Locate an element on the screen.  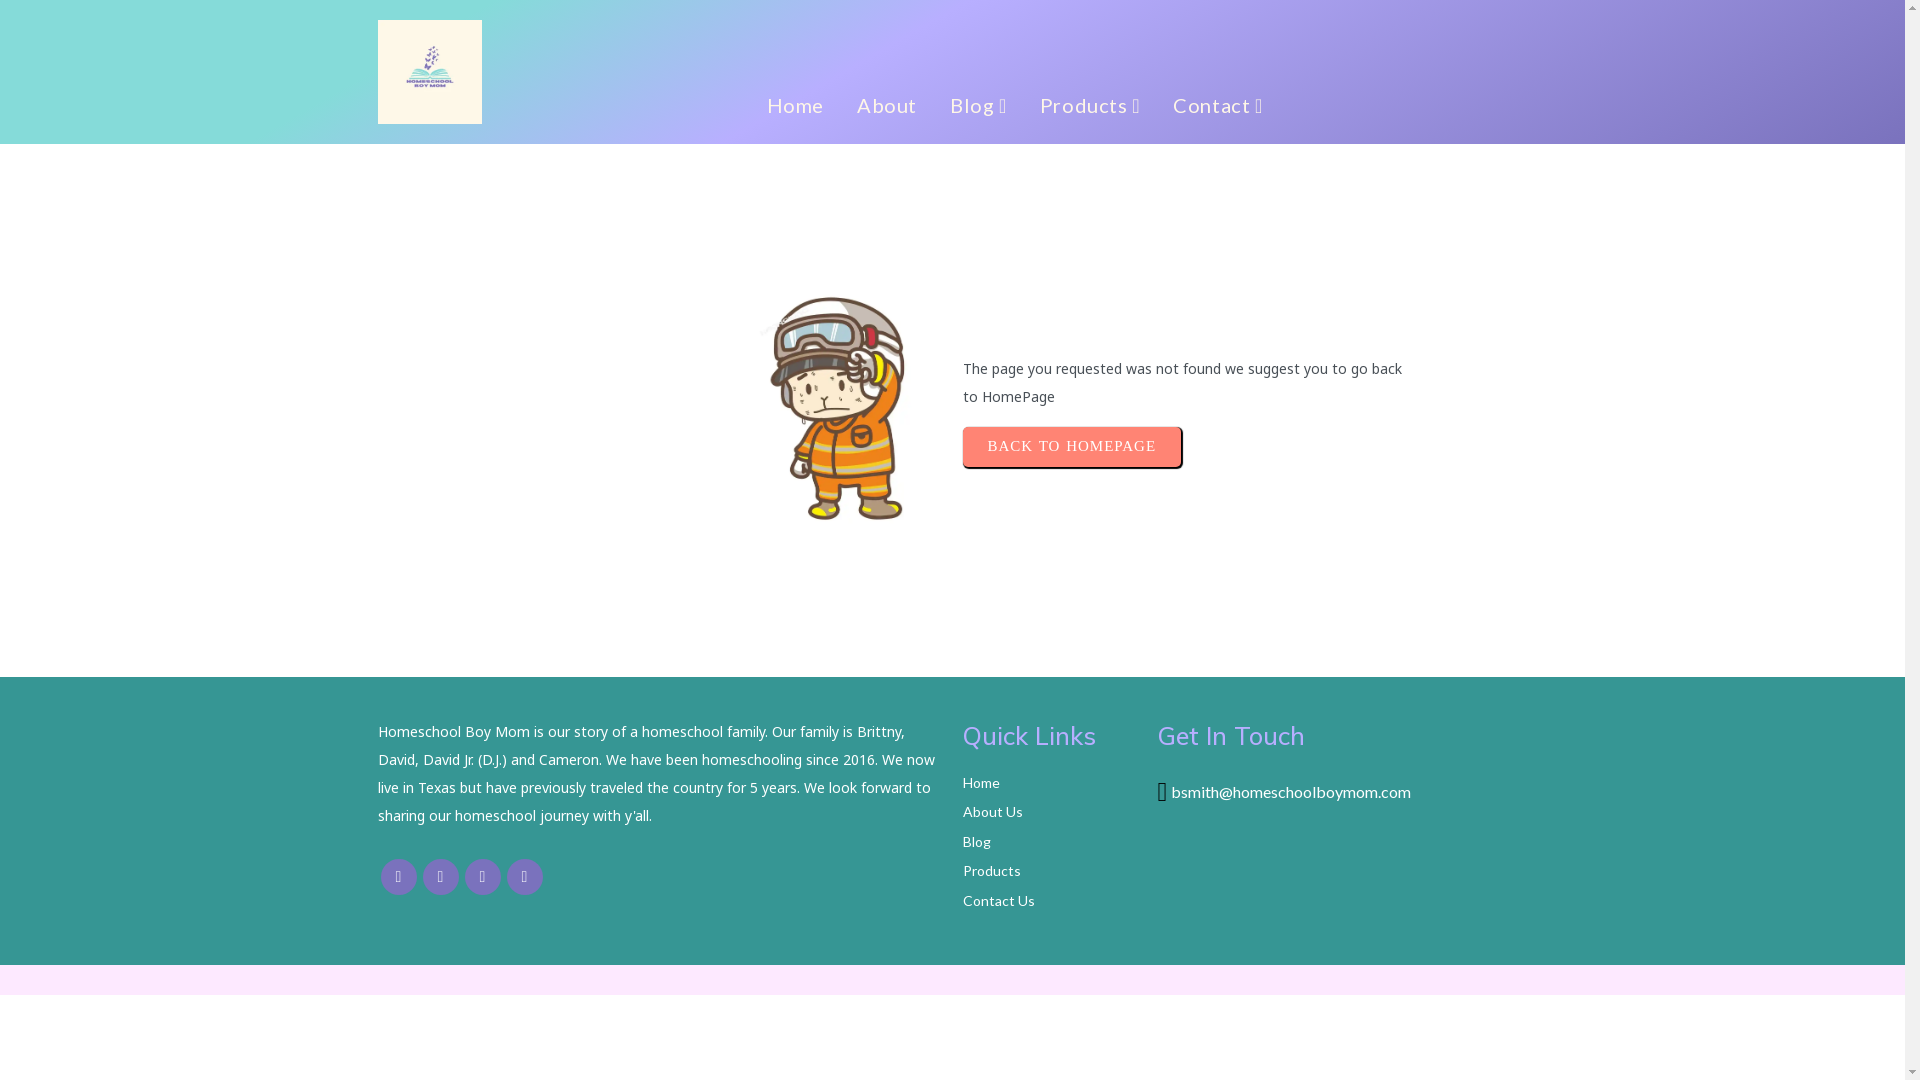
'BACK TO HOMEPAGE' is located at coordinates (1070, 446).